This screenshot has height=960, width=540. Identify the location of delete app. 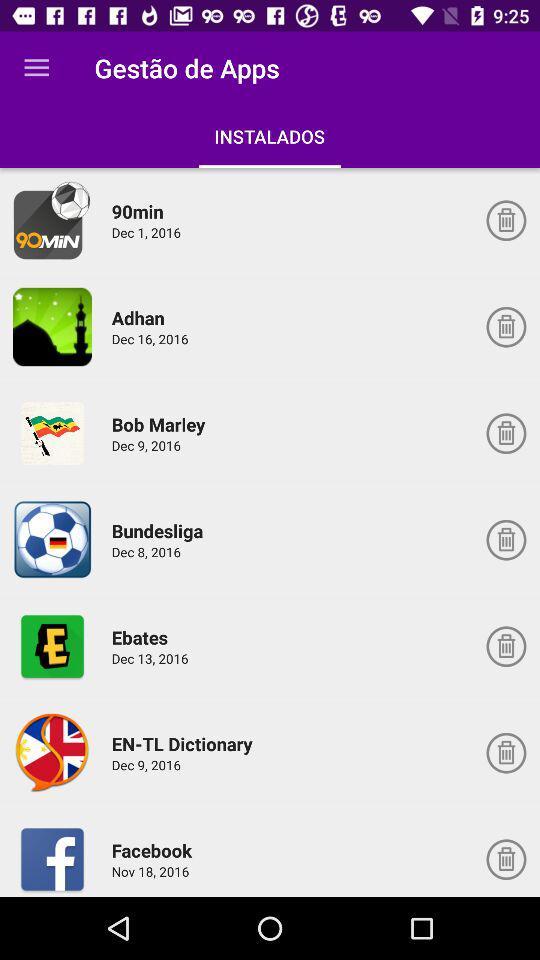
(505, 539).